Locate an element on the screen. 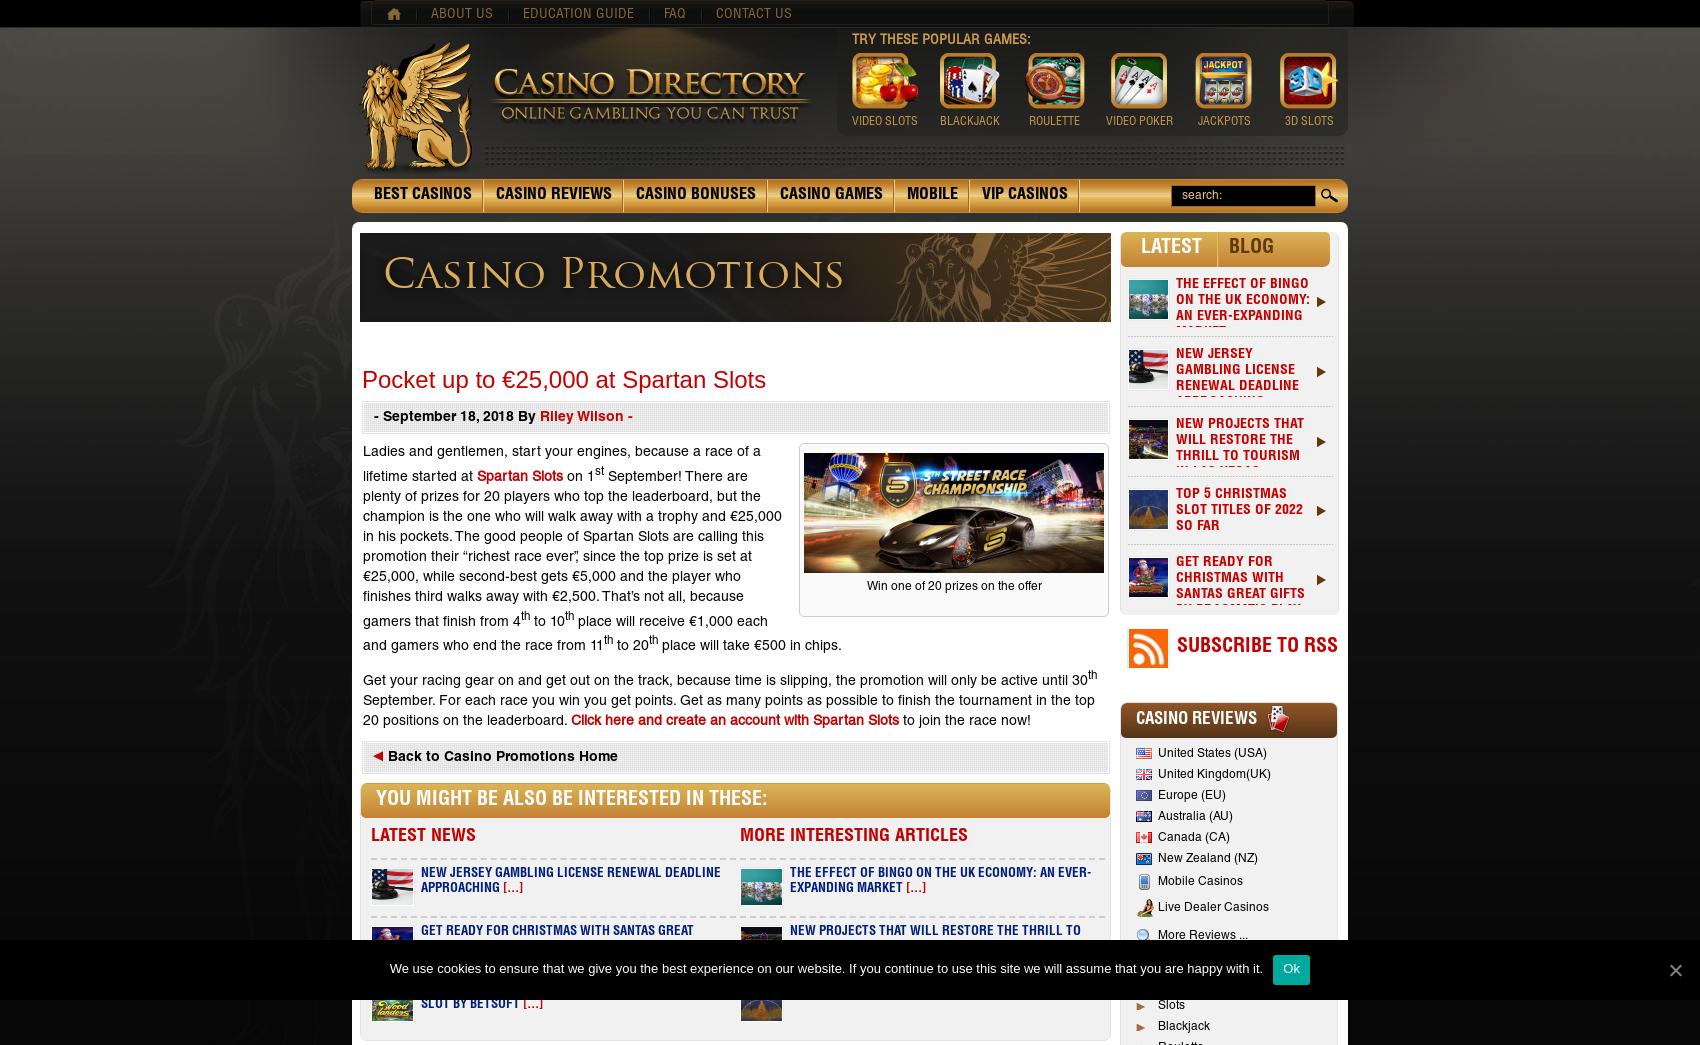  'United Kingdom(UK)' is located at coordinates (1213, 774).